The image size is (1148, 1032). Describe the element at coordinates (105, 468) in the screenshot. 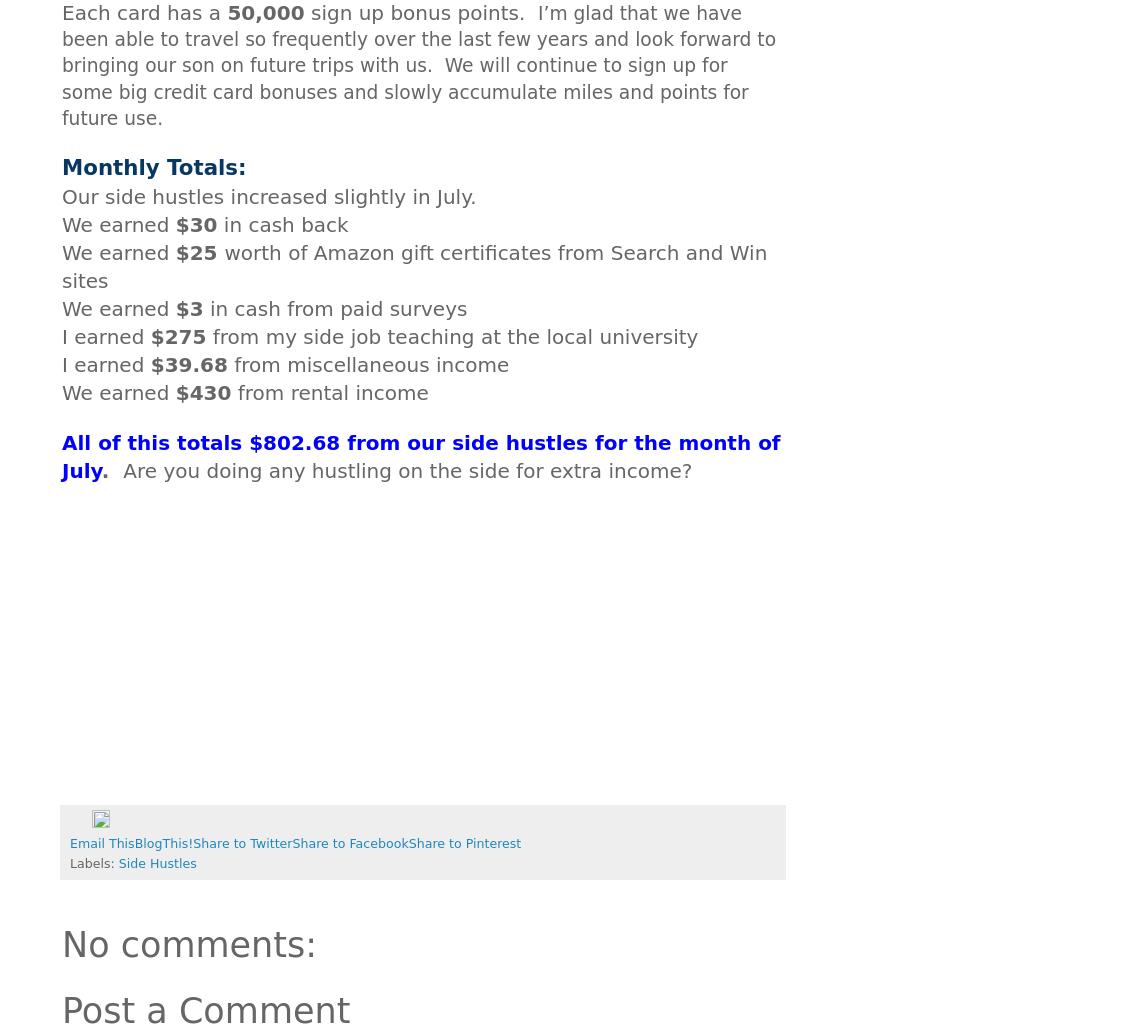

I see `'.'` at that location.